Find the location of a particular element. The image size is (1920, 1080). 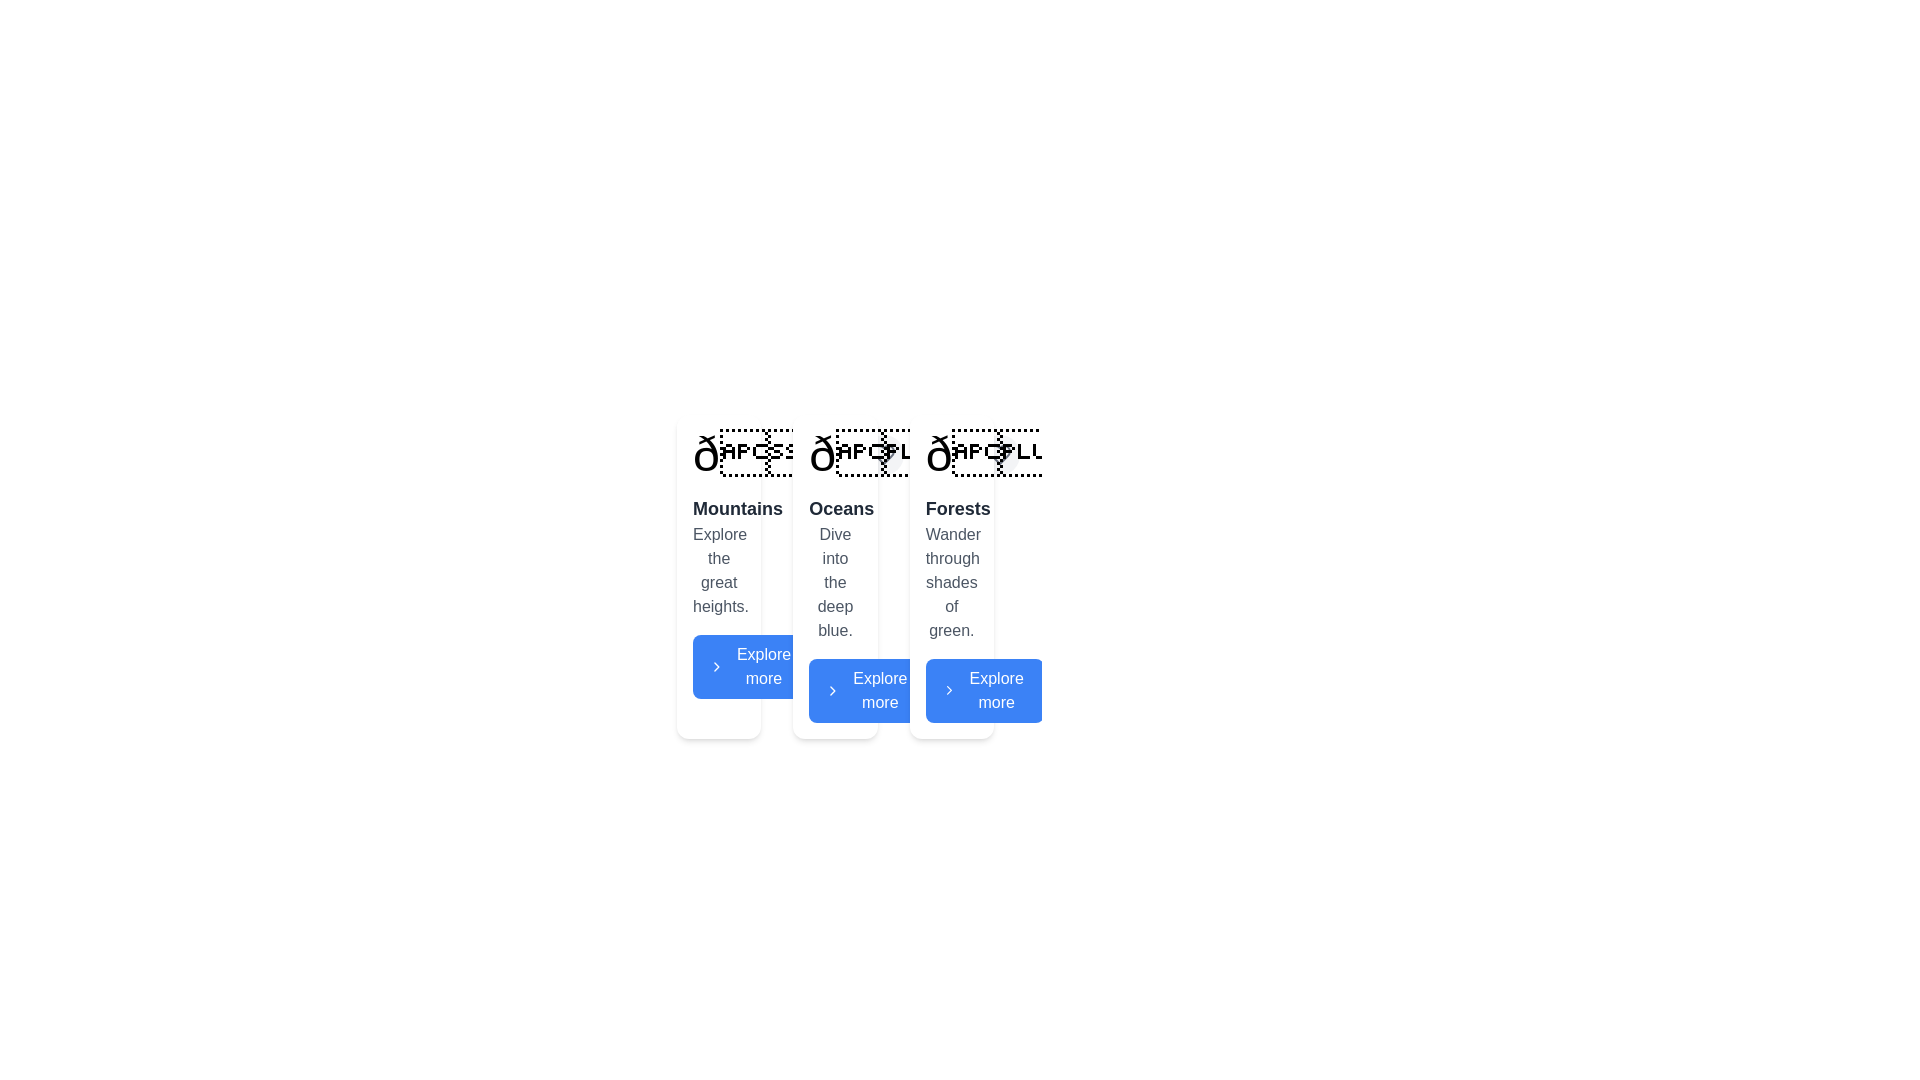

the circular gray button with a heart icon located at the top-right corner of the 'Forests' card to trigger an interaction is located at coordinates (999, 455).